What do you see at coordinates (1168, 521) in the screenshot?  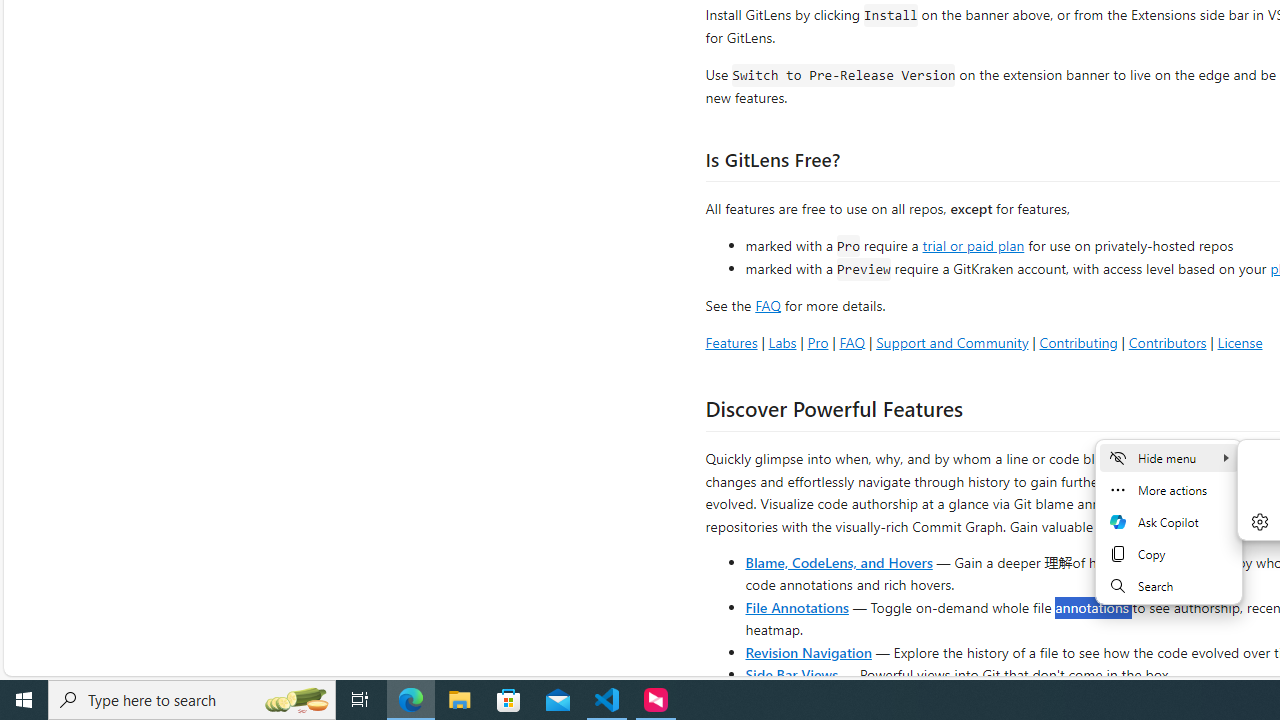 I see `'Mini menu on text selection'` at bounding box center [1168, 521].